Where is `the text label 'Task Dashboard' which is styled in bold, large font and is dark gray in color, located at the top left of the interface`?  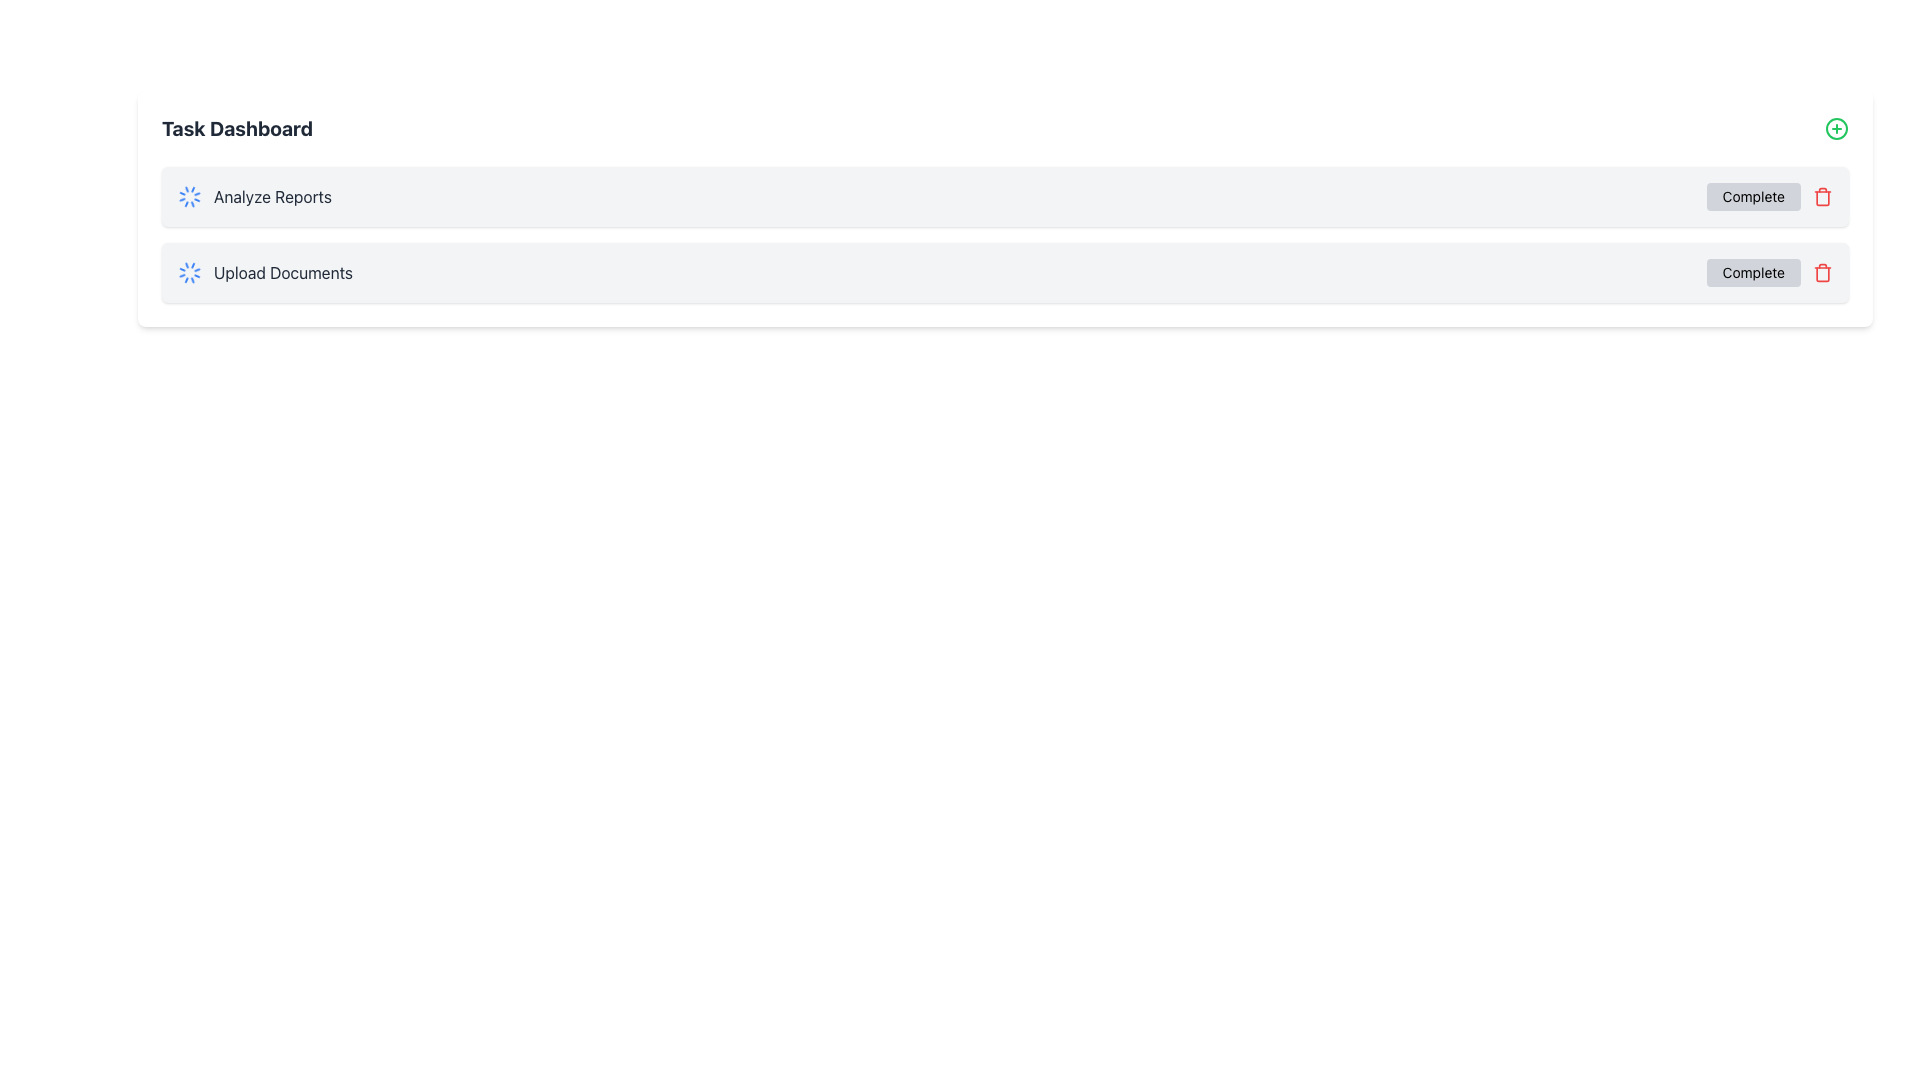 the text label 'Task Dashboard' which is styled in bold, large font and is dark gray in color, located at the top left of the interface is located at coordinates (237, 128).